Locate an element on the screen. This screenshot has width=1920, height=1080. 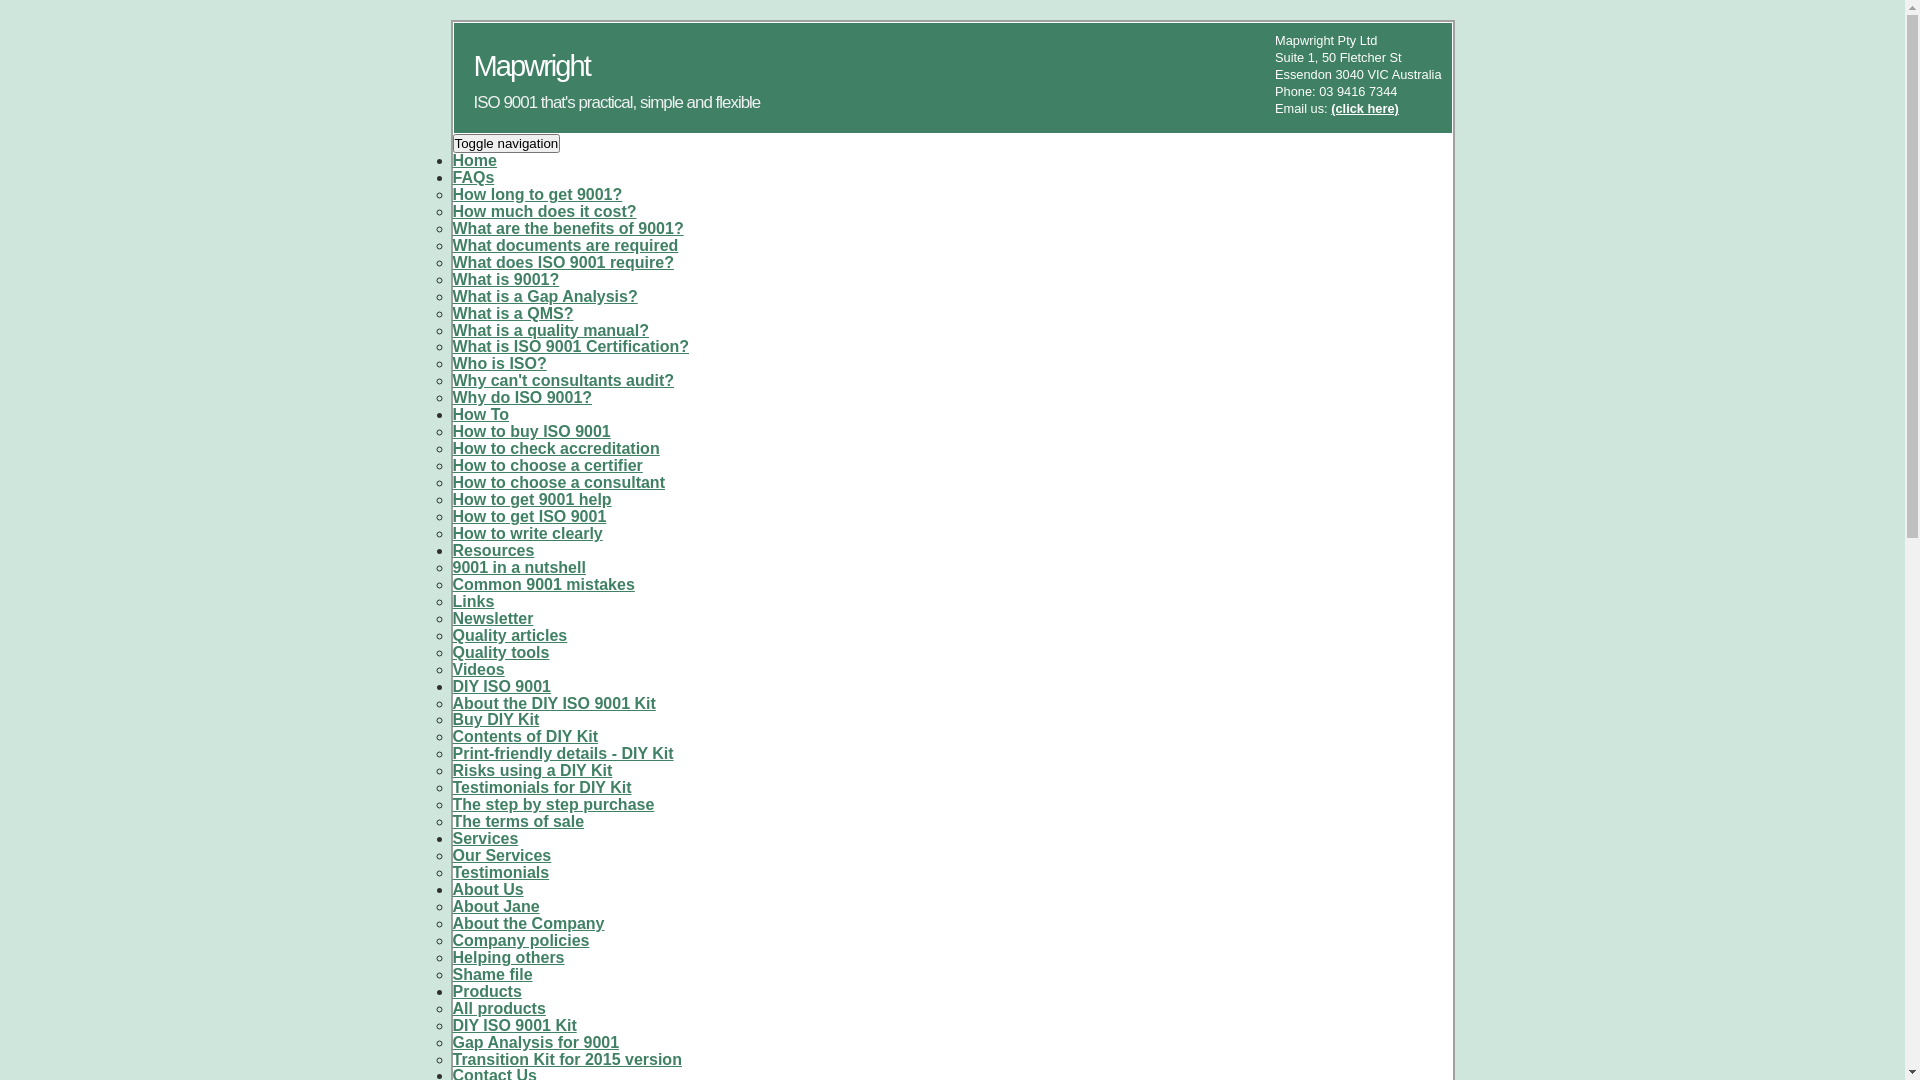
'Services' is located at coordinates (484, 838).